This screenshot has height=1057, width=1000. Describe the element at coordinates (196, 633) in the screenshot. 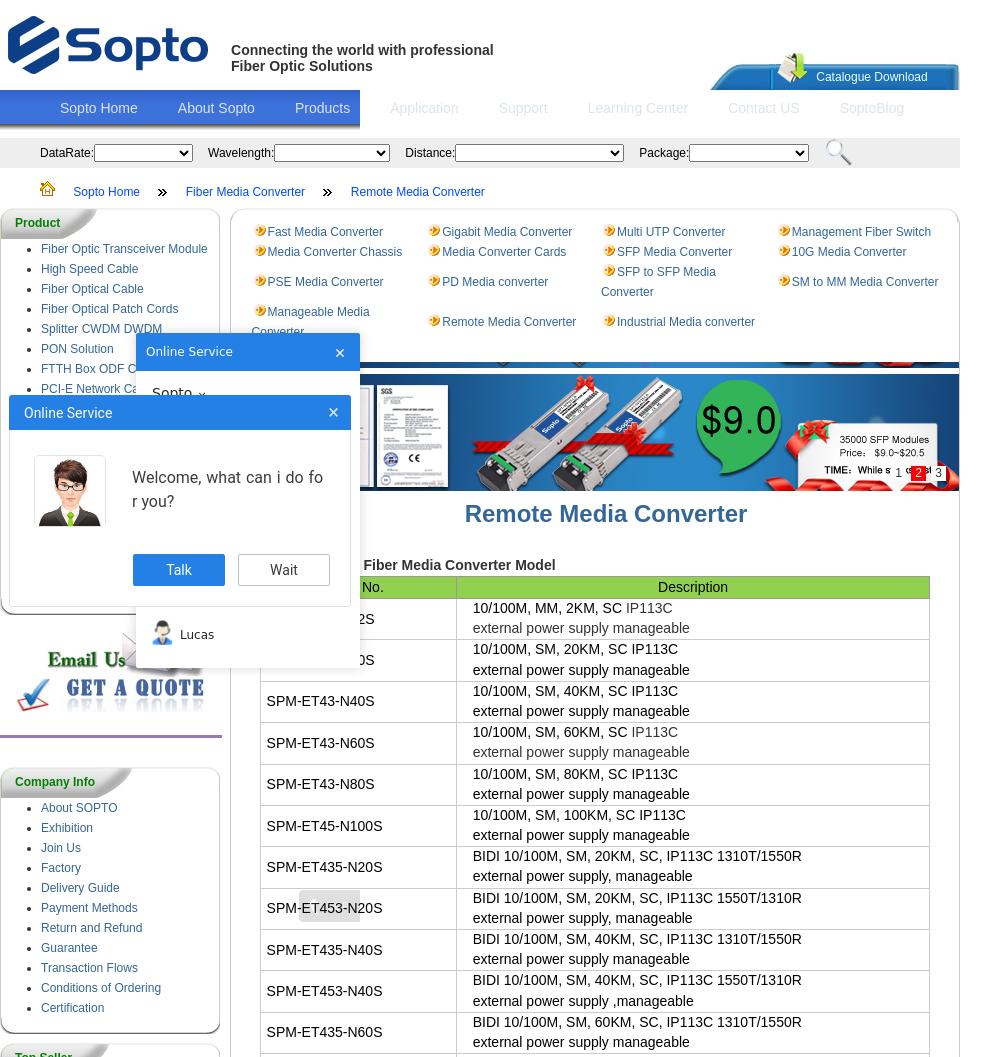

I see `'Lucas'` at that location.